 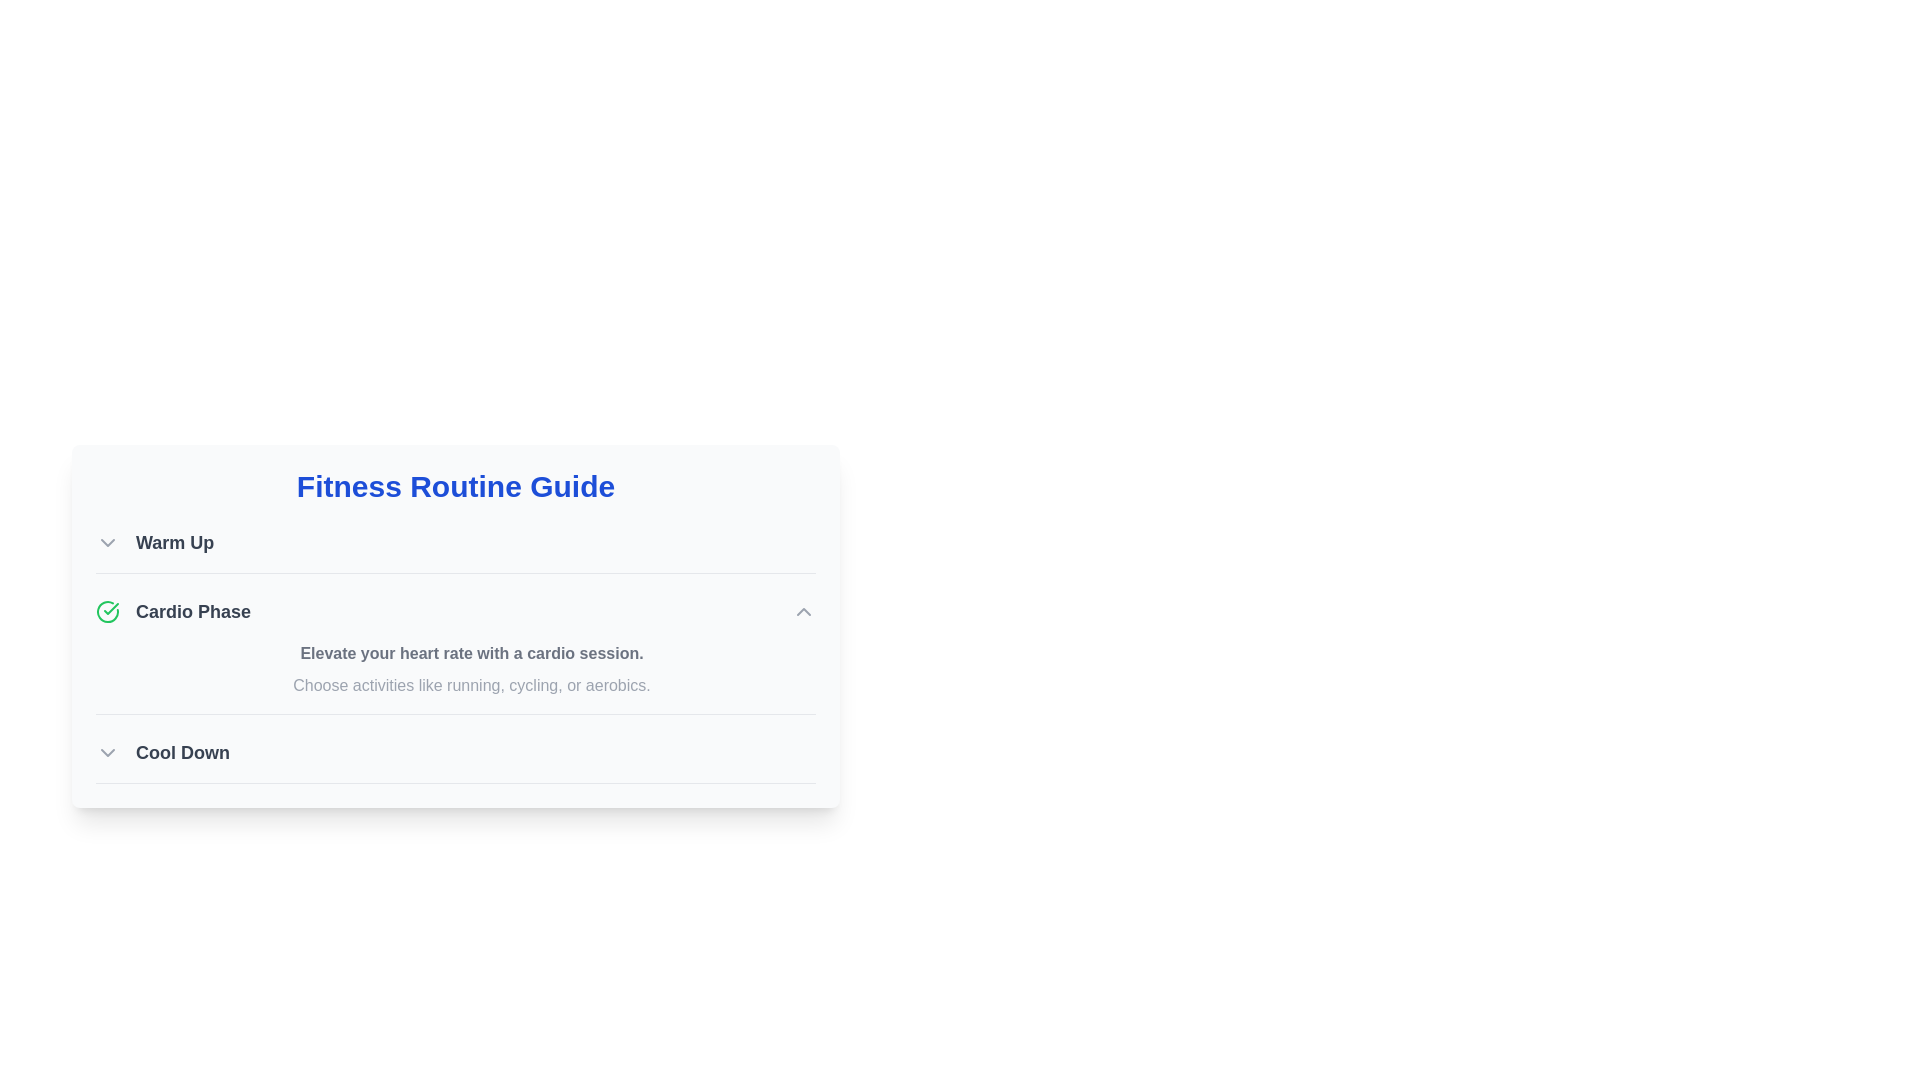 What do you see at coordinates (173, 611) in the screenshot?
I see `the 'Cardio Phase' label, which is styled with bold gray typography and is located next to a green circle icon with a checkmark, indicating completion or success, under the 'Warm Up' section` at bounding box center [173, 611].